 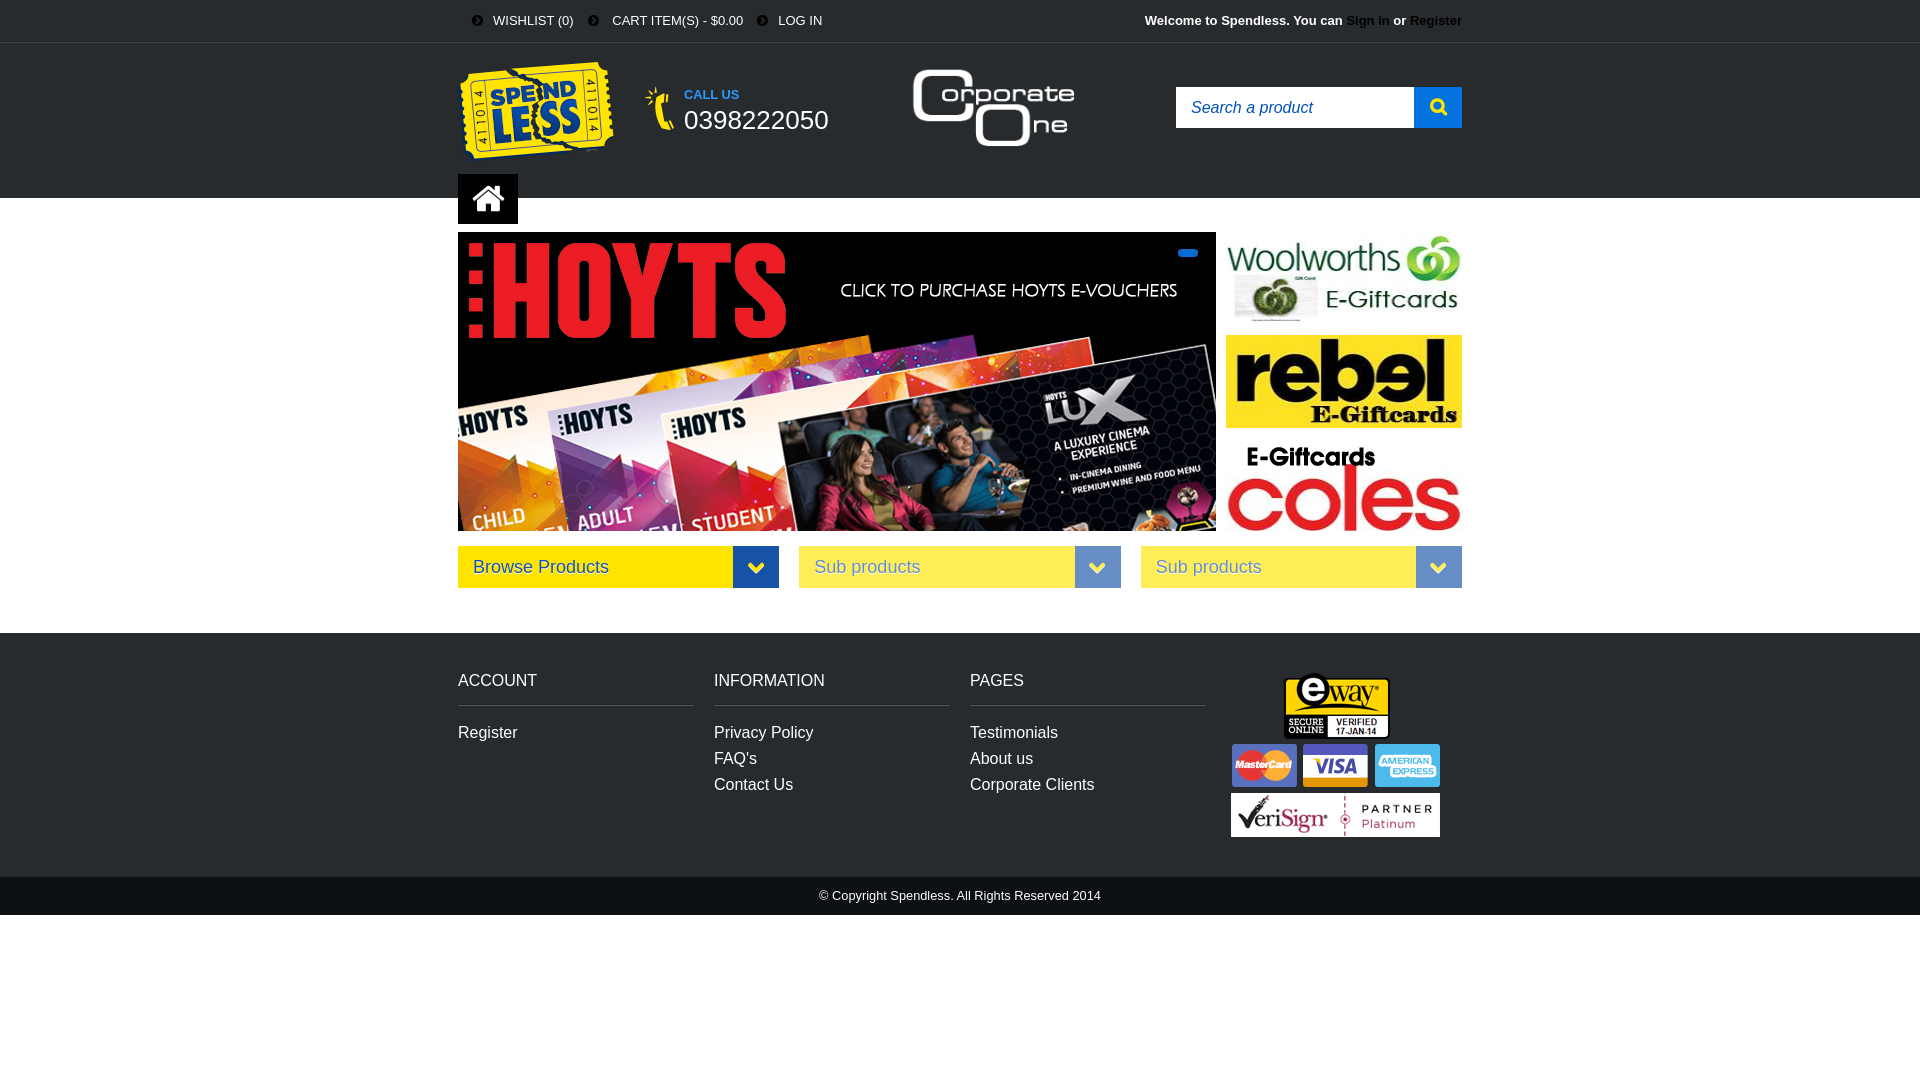 I want to click on 'Search', so click(x=1437, y=107).